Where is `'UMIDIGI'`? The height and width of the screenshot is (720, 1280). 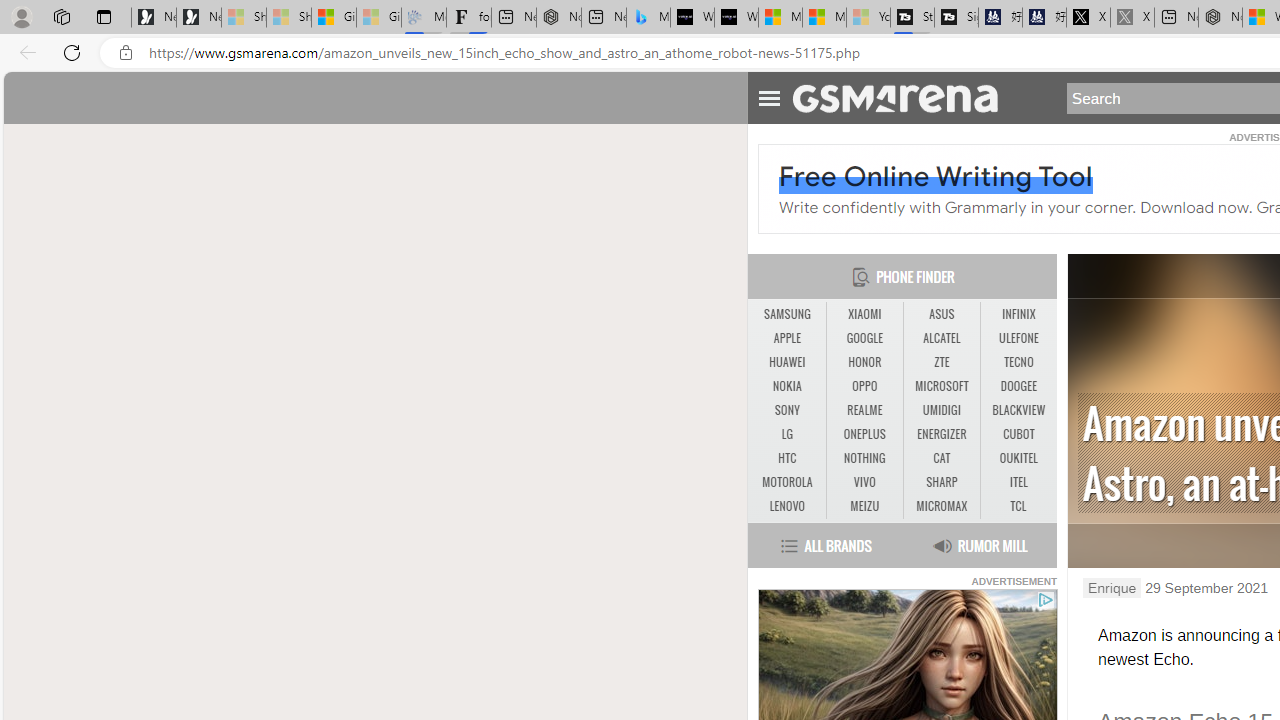 'UMIDIGI' is located at coordinates (940, 409).